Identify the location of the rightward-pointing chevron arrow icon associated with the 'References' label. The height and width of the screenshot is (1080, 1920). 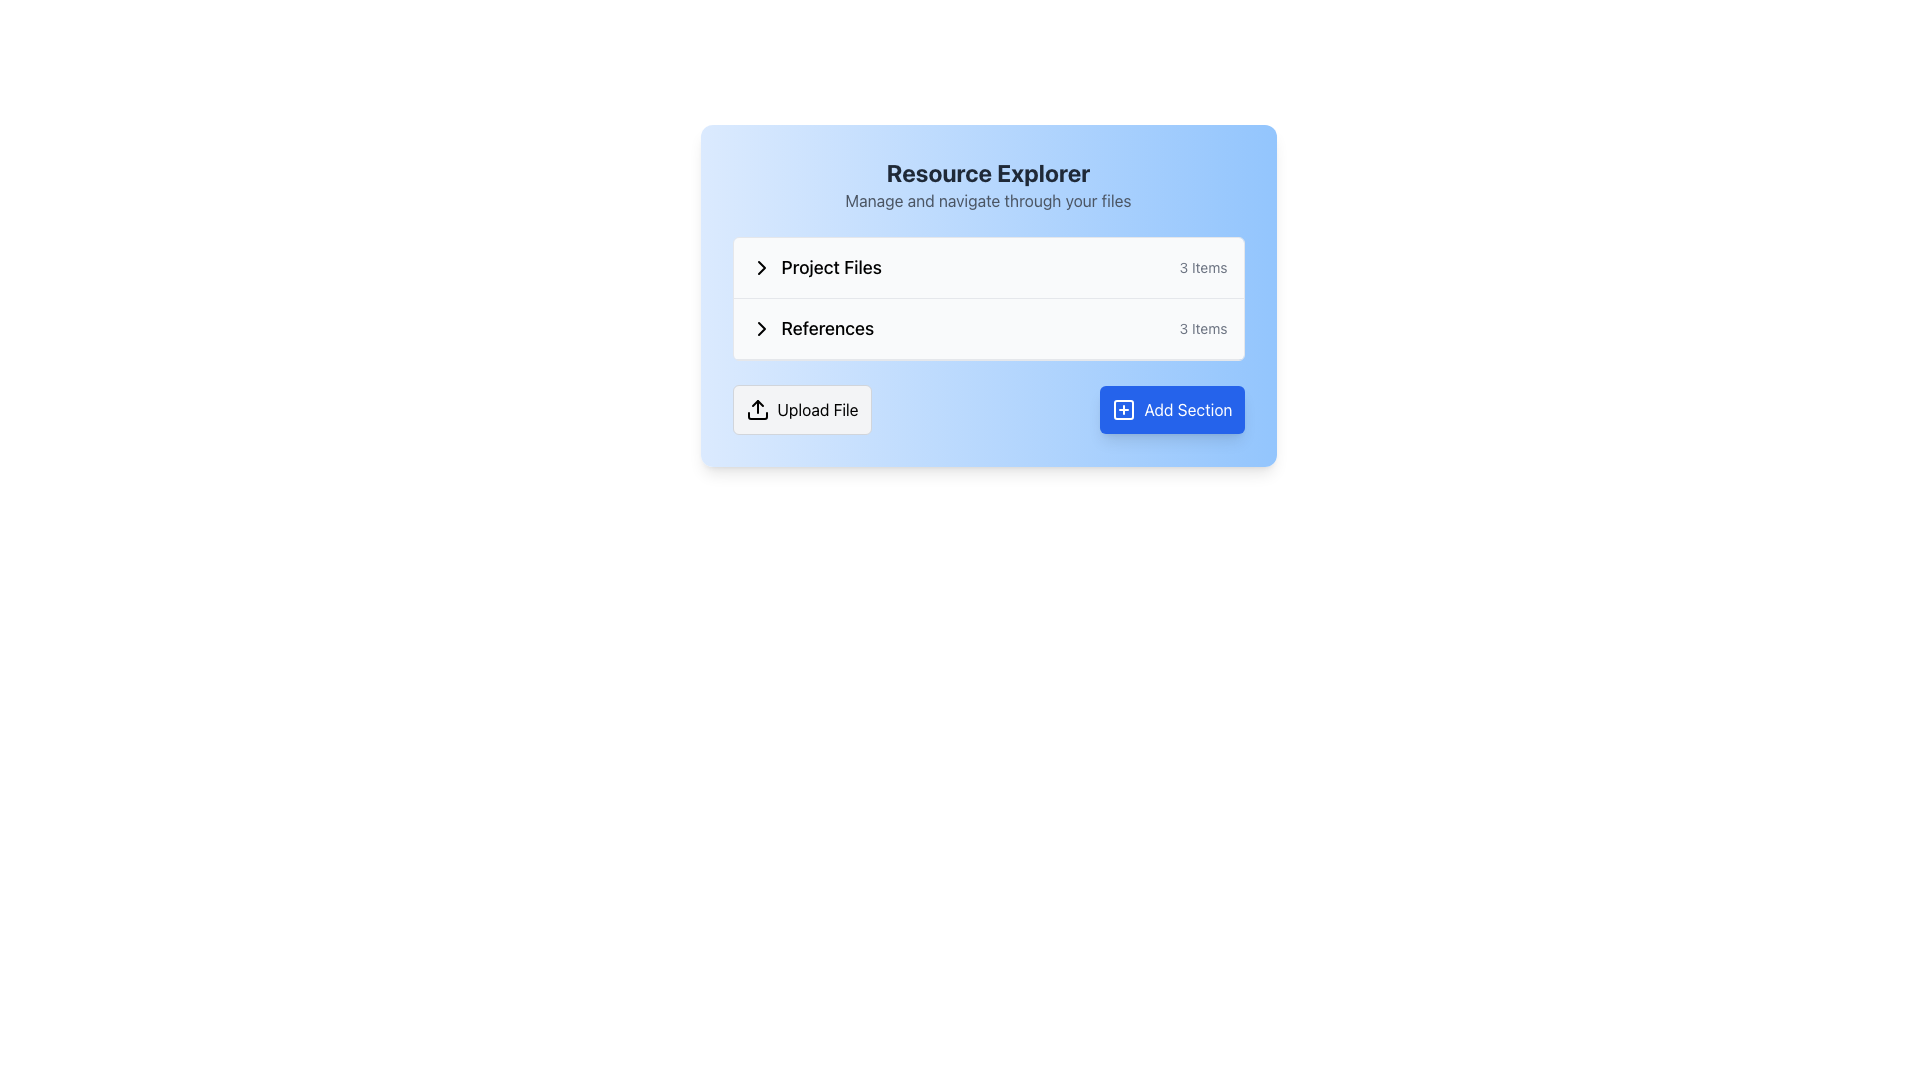
(760, 266).